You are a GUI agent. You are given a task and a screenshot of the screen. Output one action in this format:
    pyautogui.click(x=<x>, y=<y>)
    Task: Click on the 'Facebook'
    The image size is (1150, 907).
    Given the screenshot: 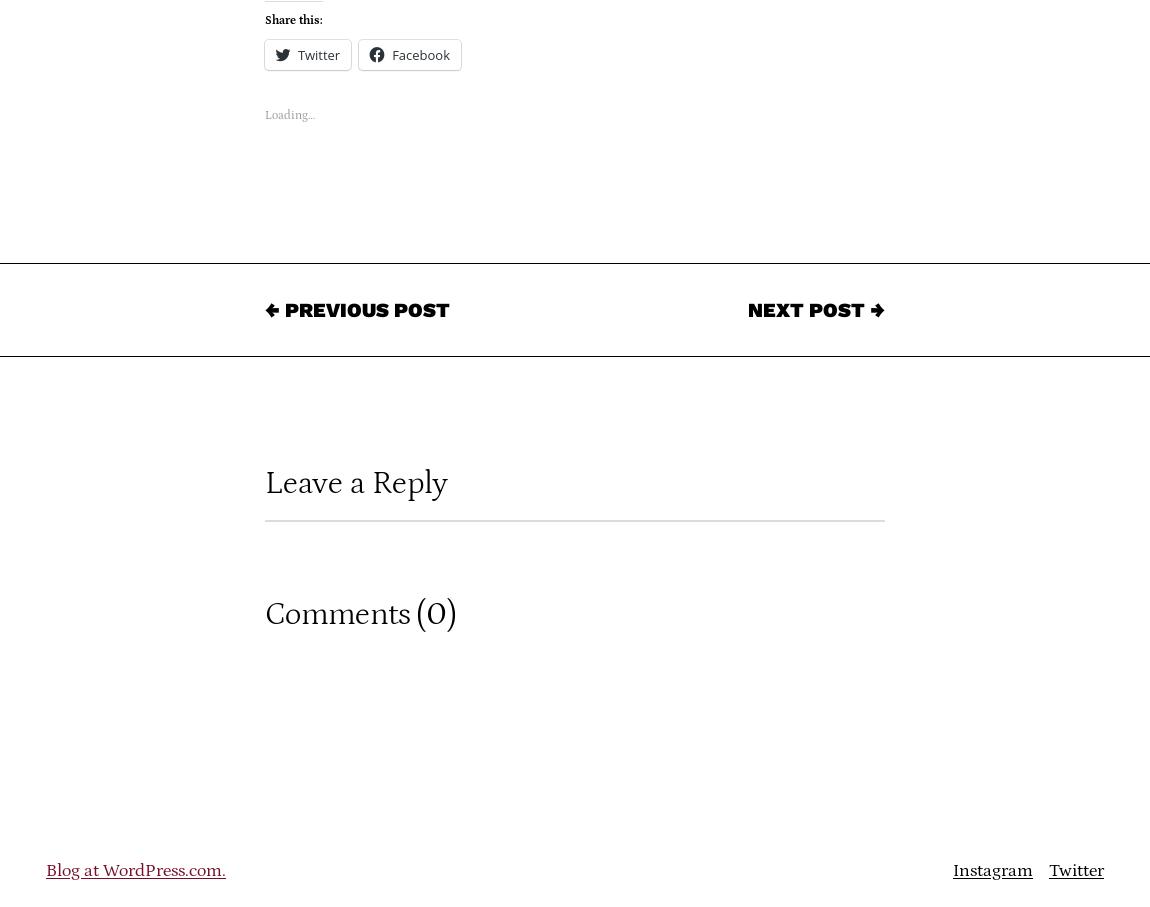 What is the action you would take?
    pyautogui.click(x=421, y=54)
    